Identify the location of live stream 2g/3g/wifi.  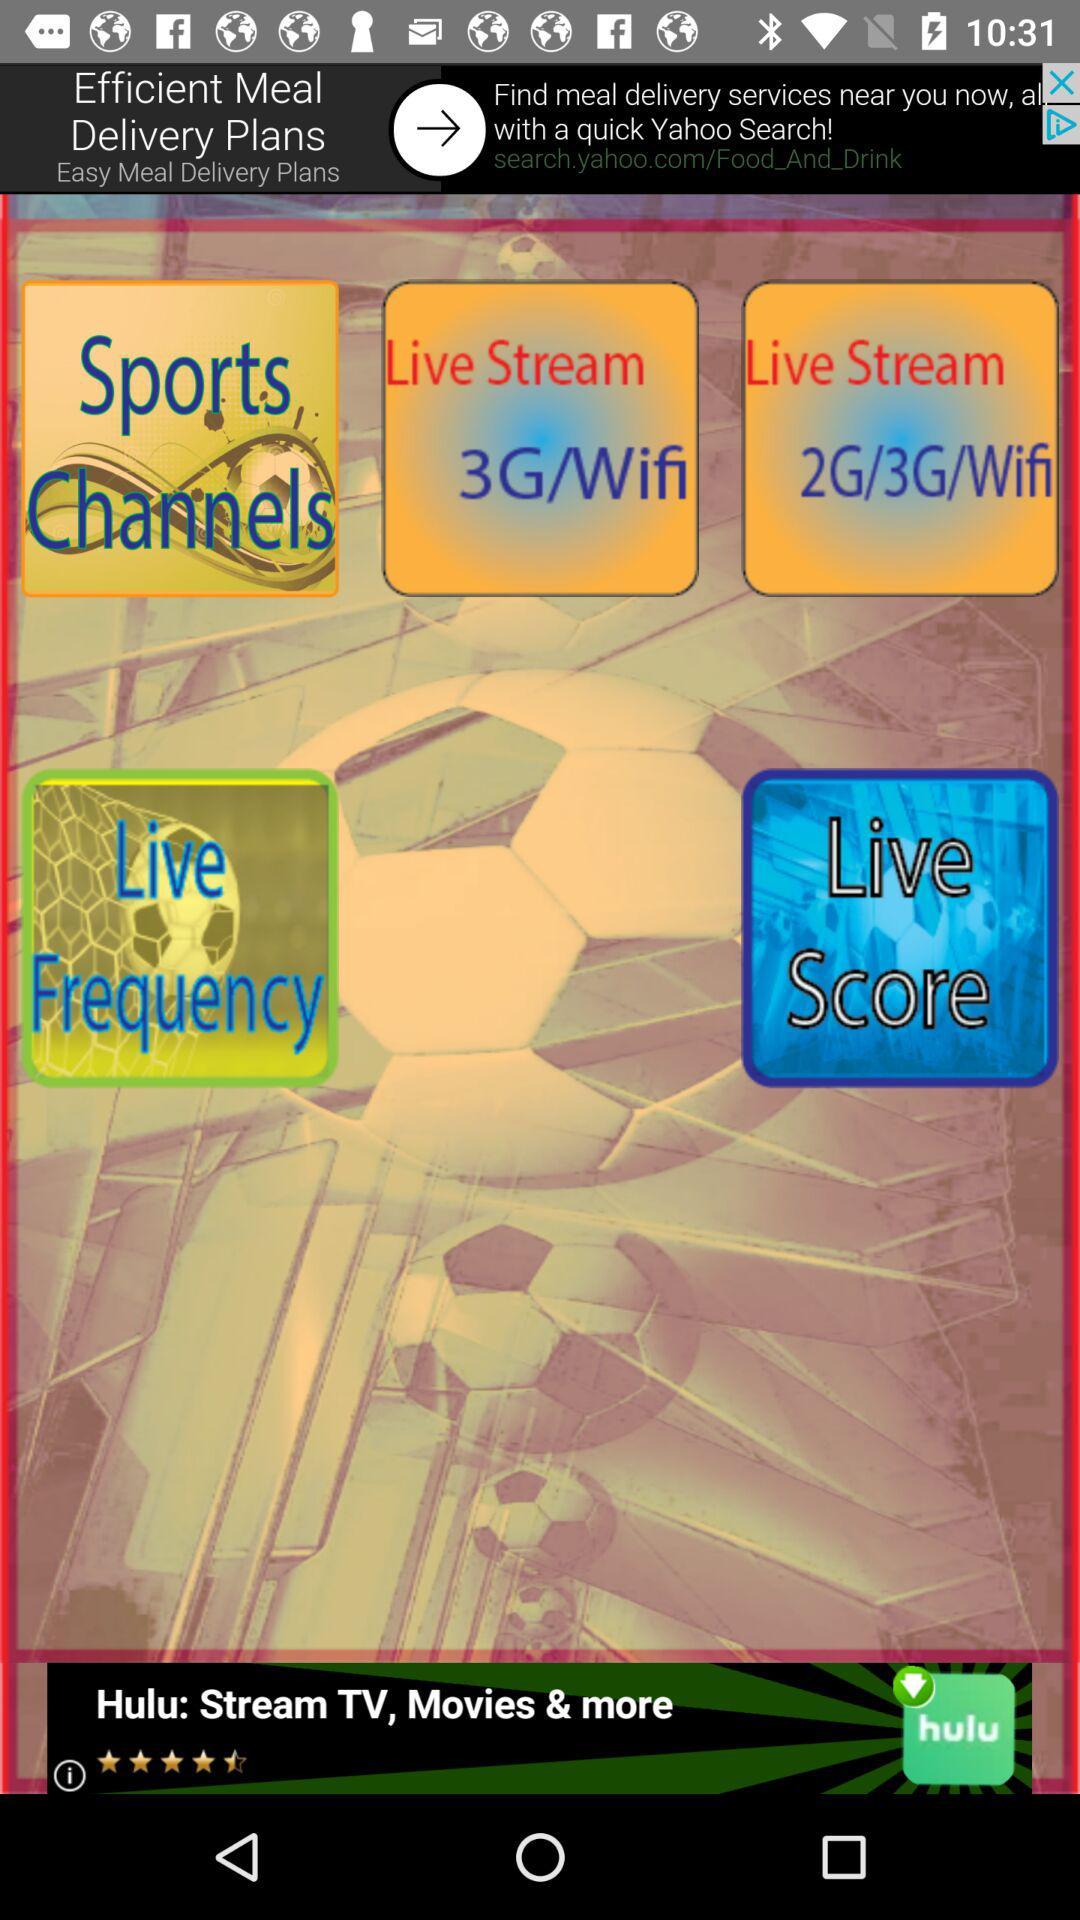
(898, 437).